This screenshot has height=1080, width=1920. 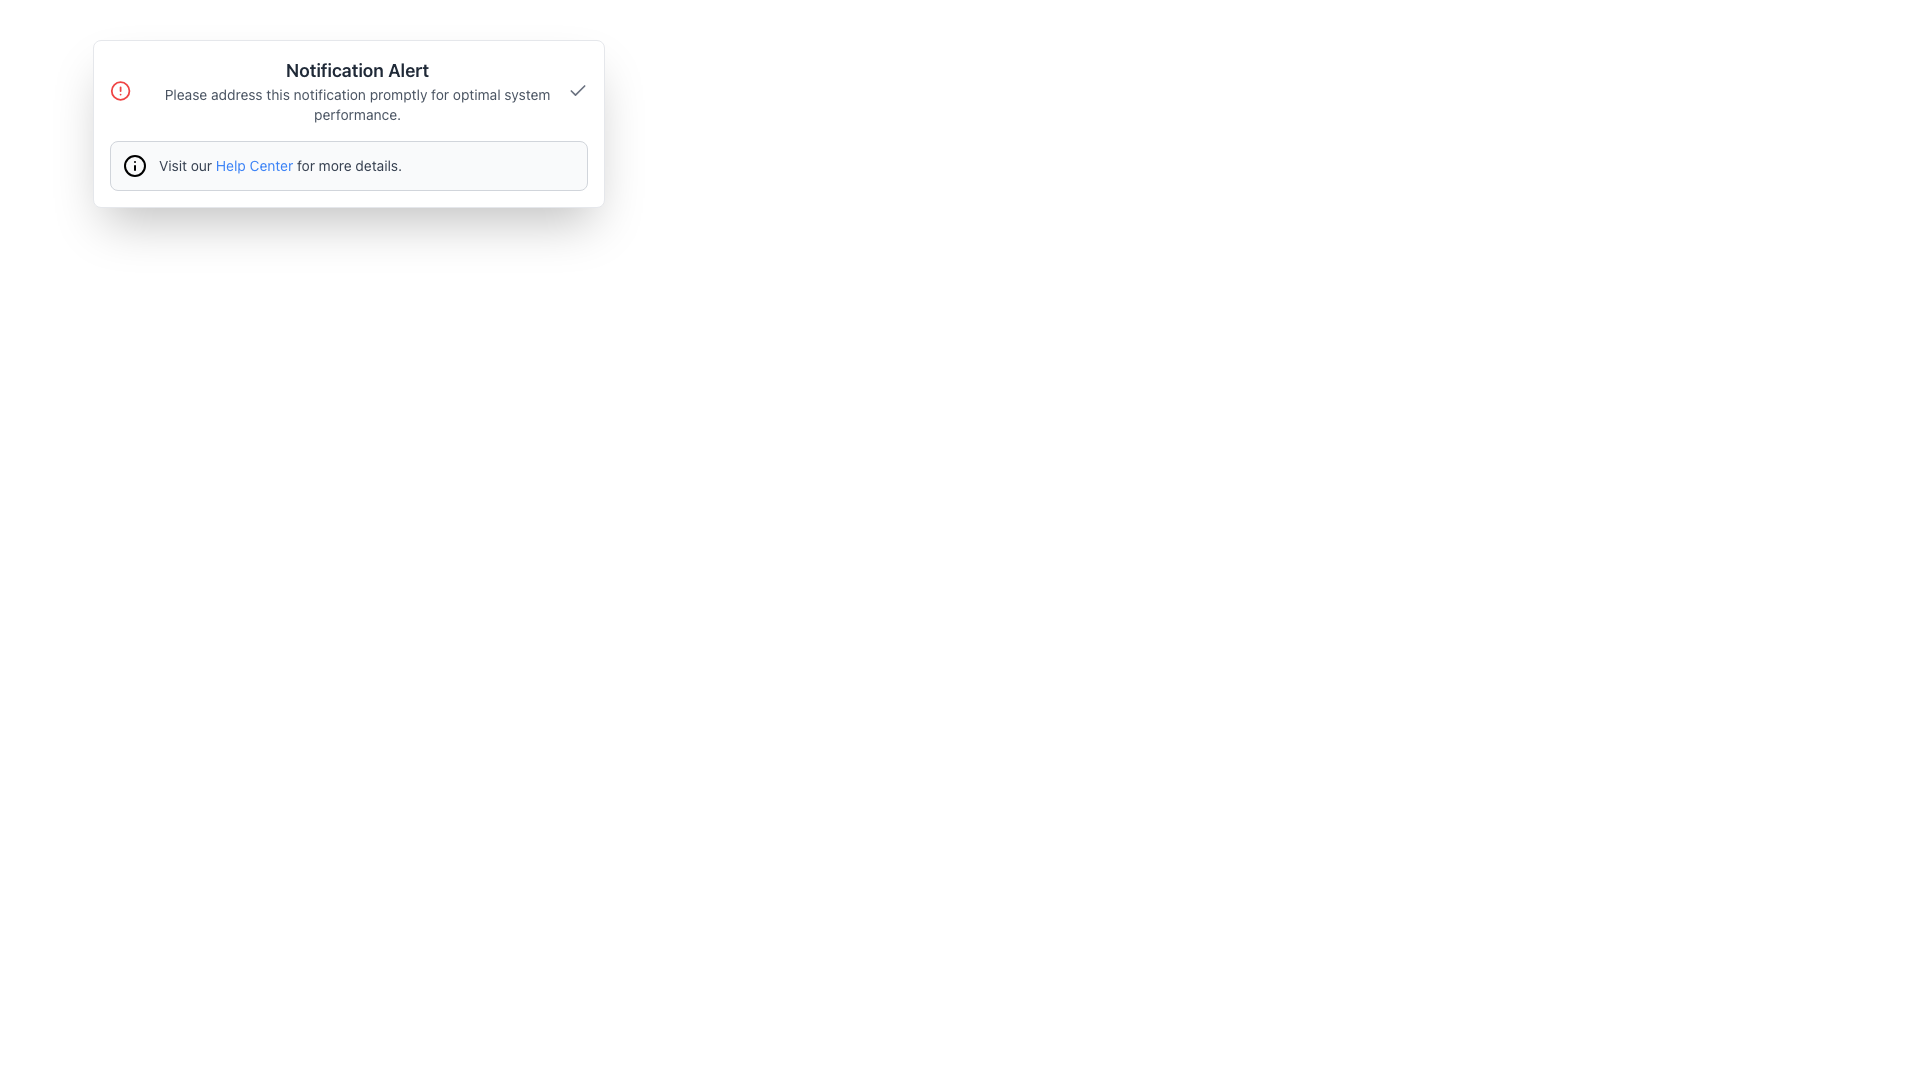 What do you see at coordinates (576, 88) in the screenshot?
I see `the approval icon located in the top-right corner of the notification card titled 'Notification Alert'` at bounding box center [576, 88].